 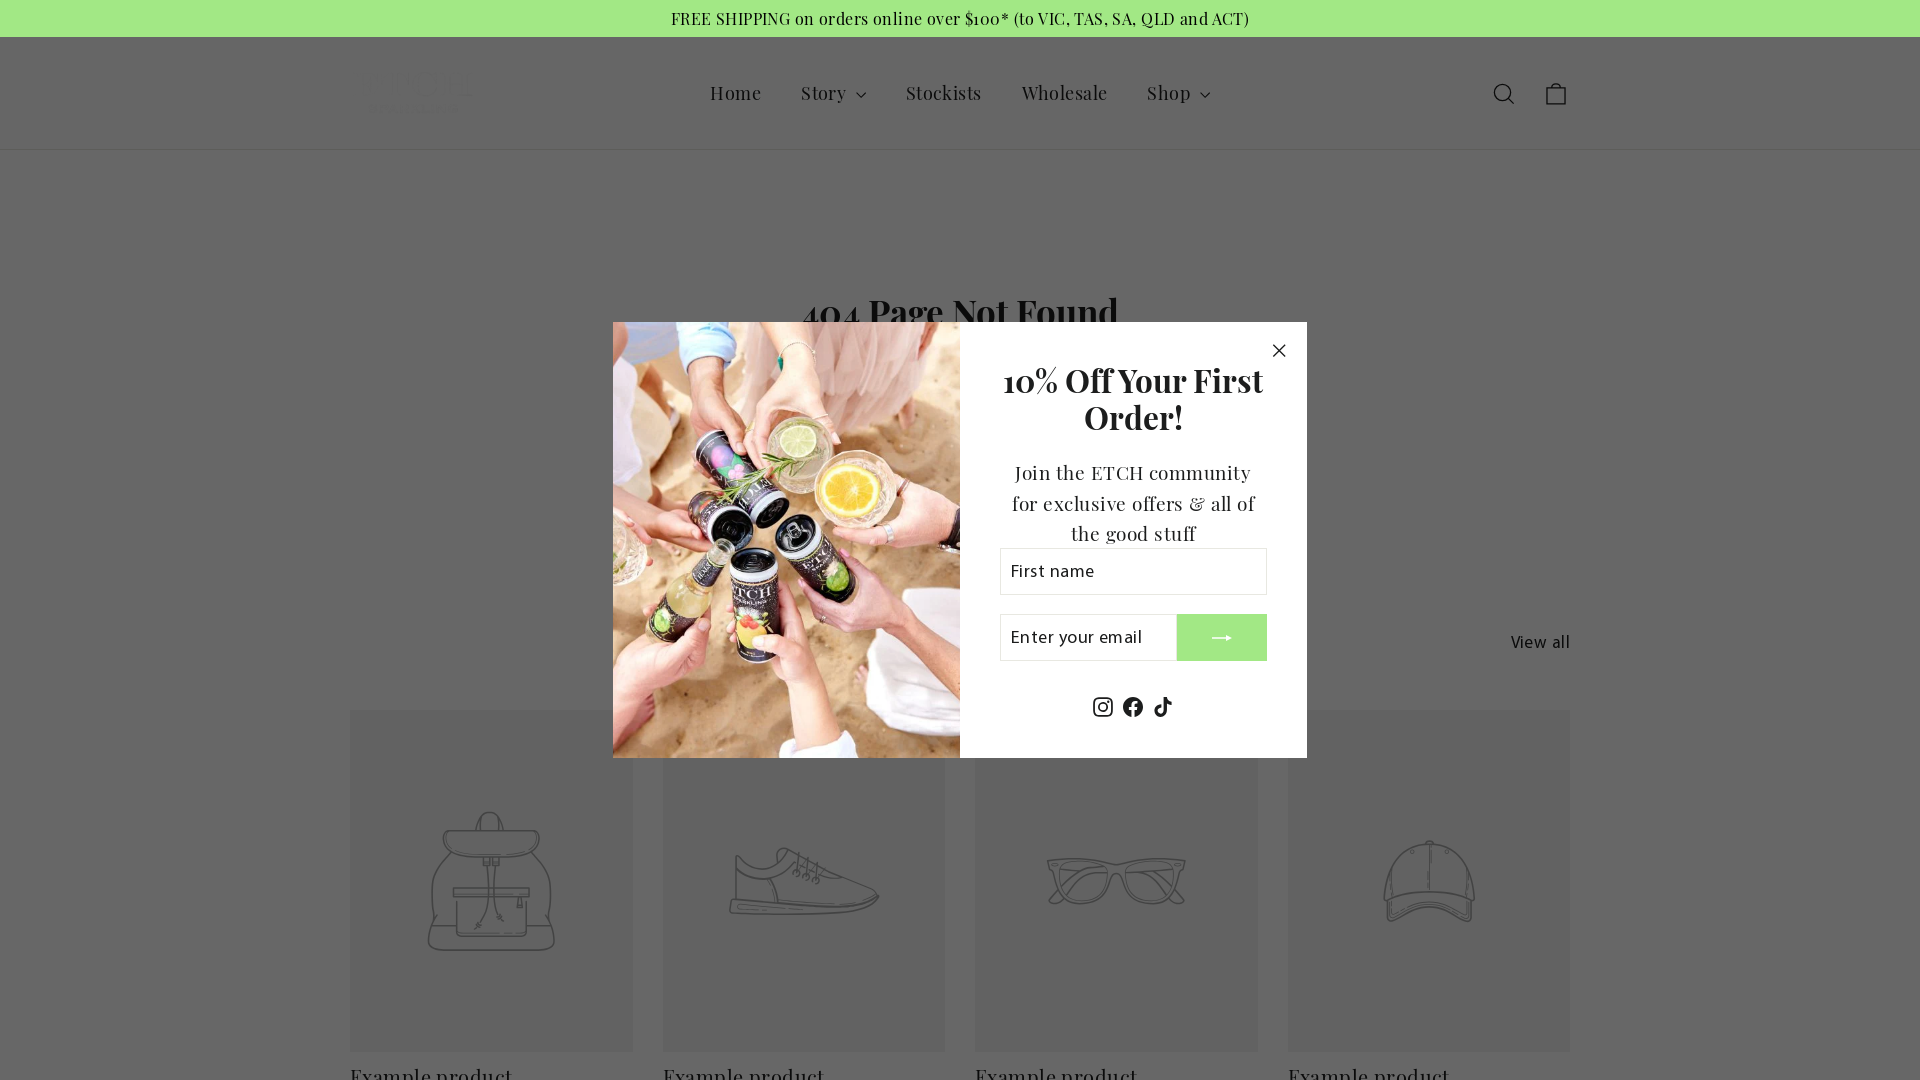 I want to click on 'Cart', so click(x=1554, y=92).